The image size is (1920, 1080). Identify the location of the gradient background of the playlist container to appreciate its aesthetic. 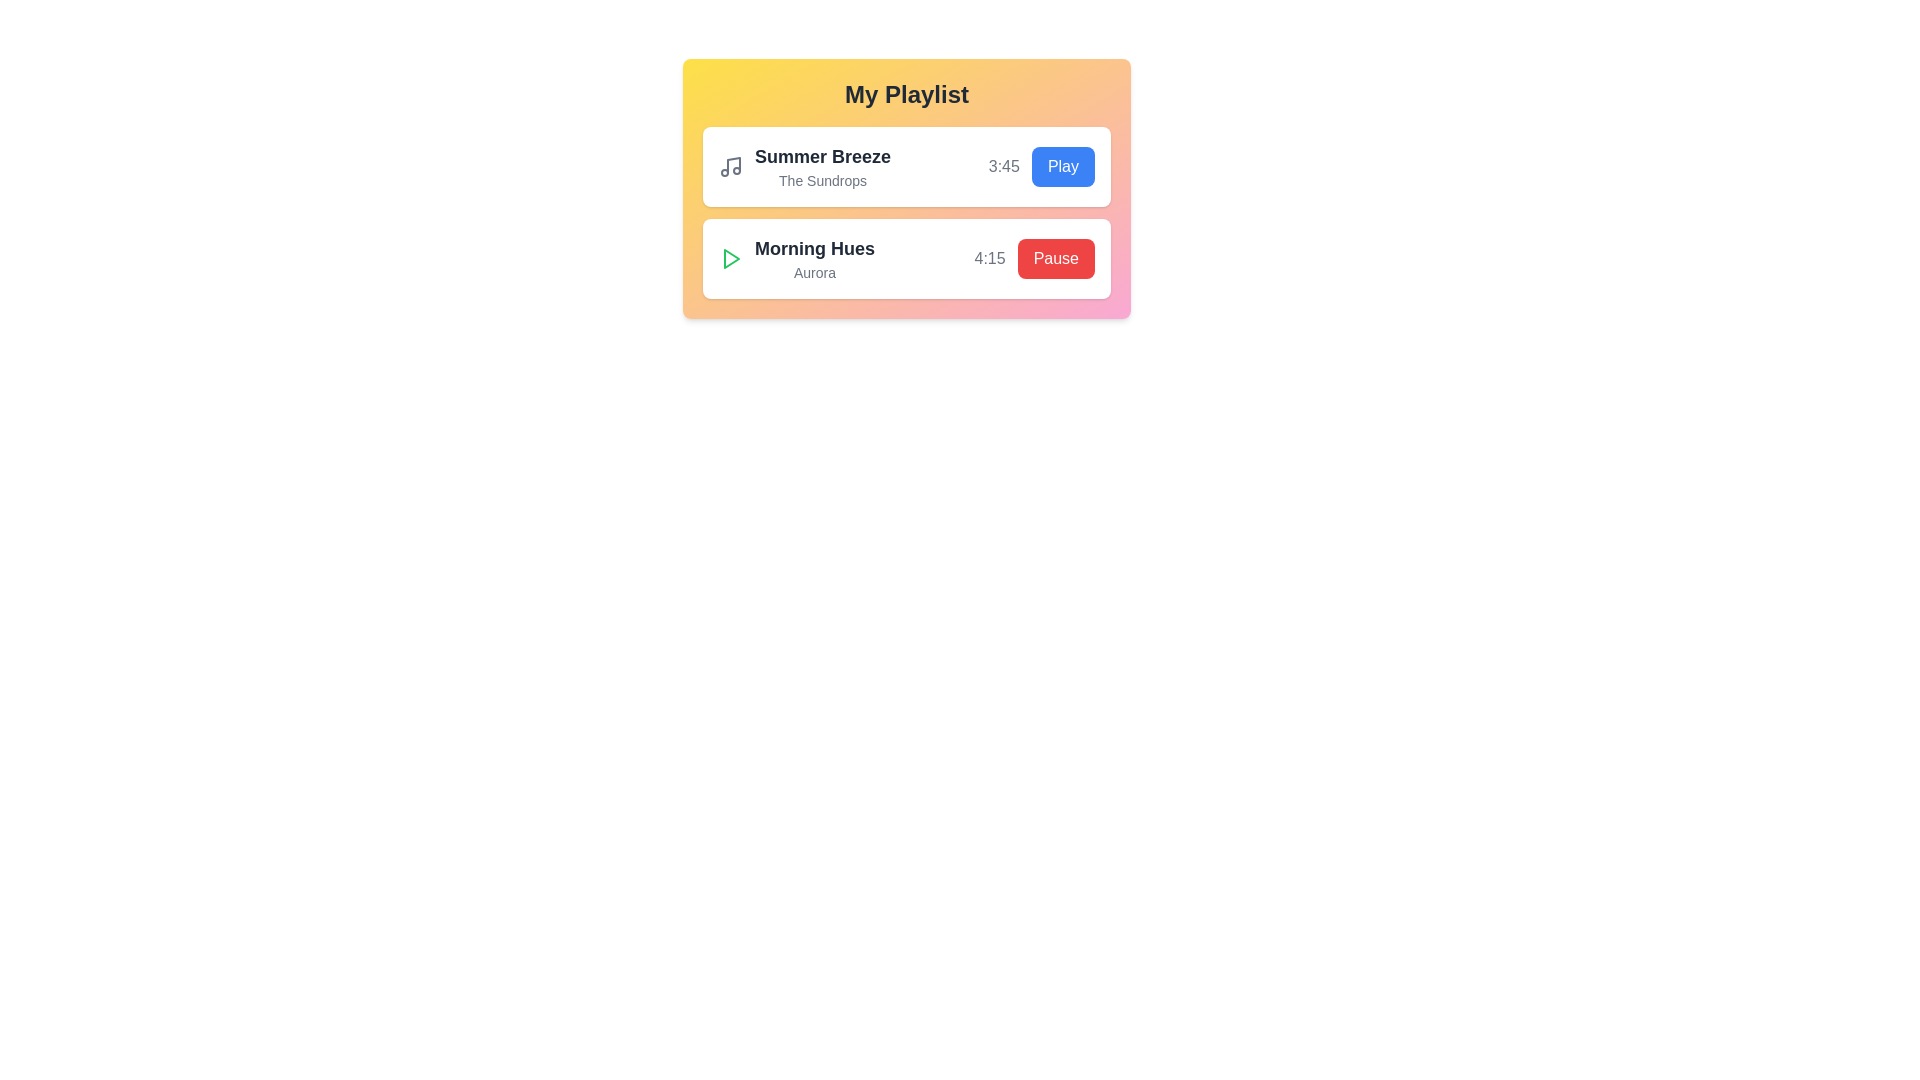
(906, 189).